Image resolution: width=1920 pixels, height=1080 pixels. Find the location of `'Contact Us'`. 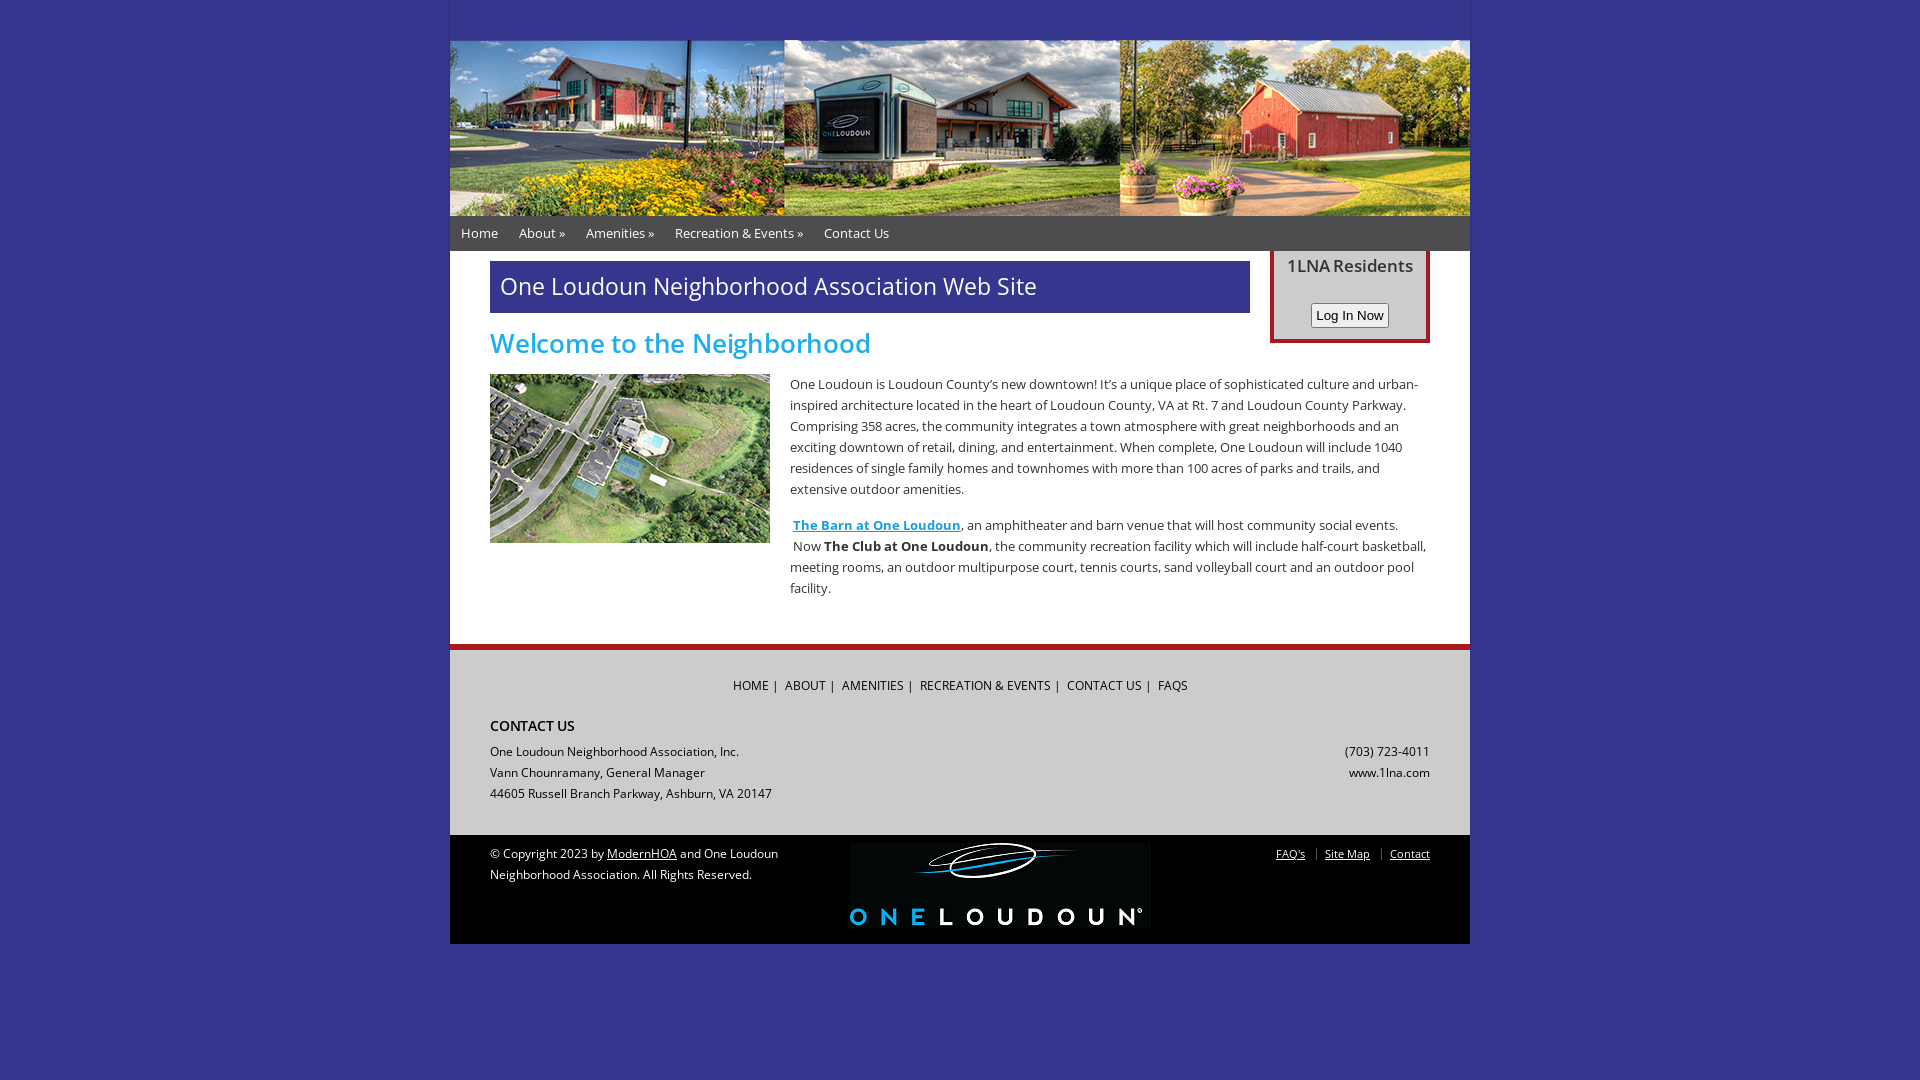

'Contact Us' is located at coordinates (857, 232).